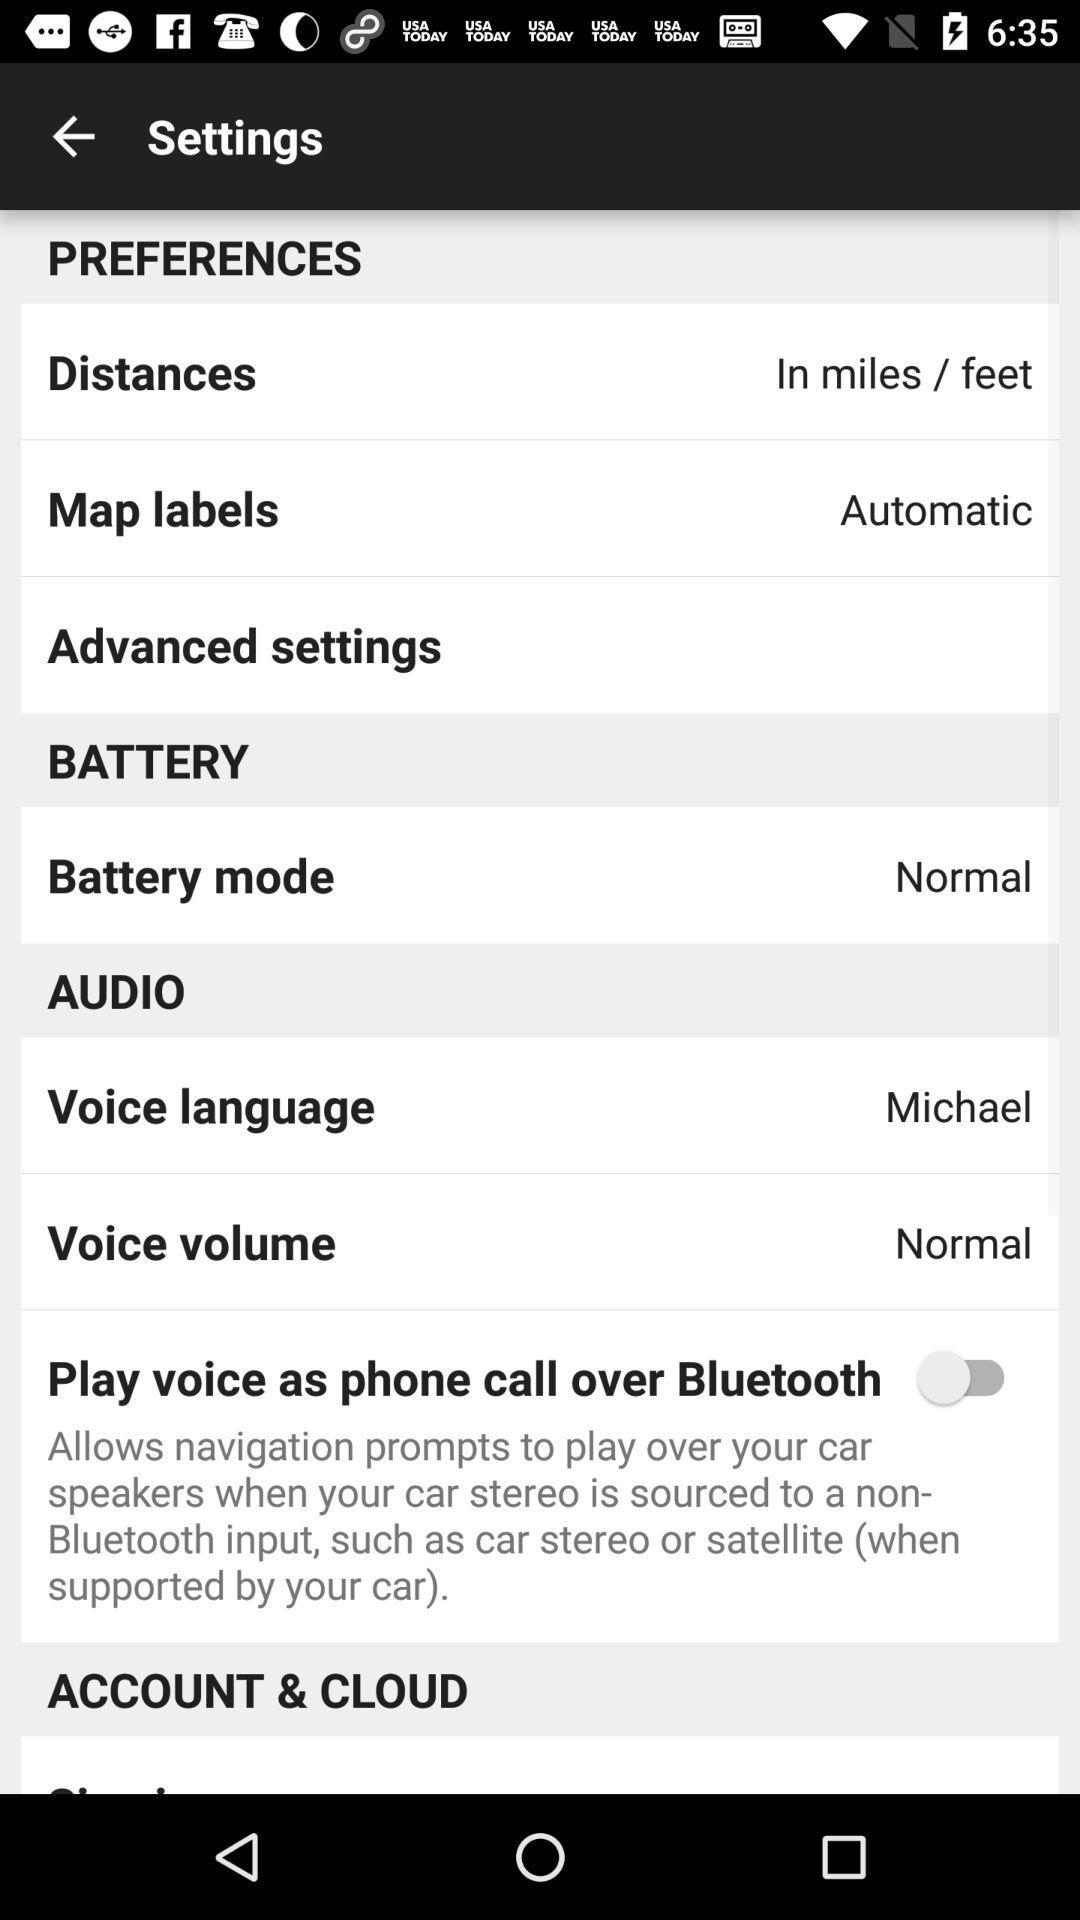  What do you see at coordinates (72, 135) in the screenshot?
I see `the item above distances icon` at bounding box center [72, 135].